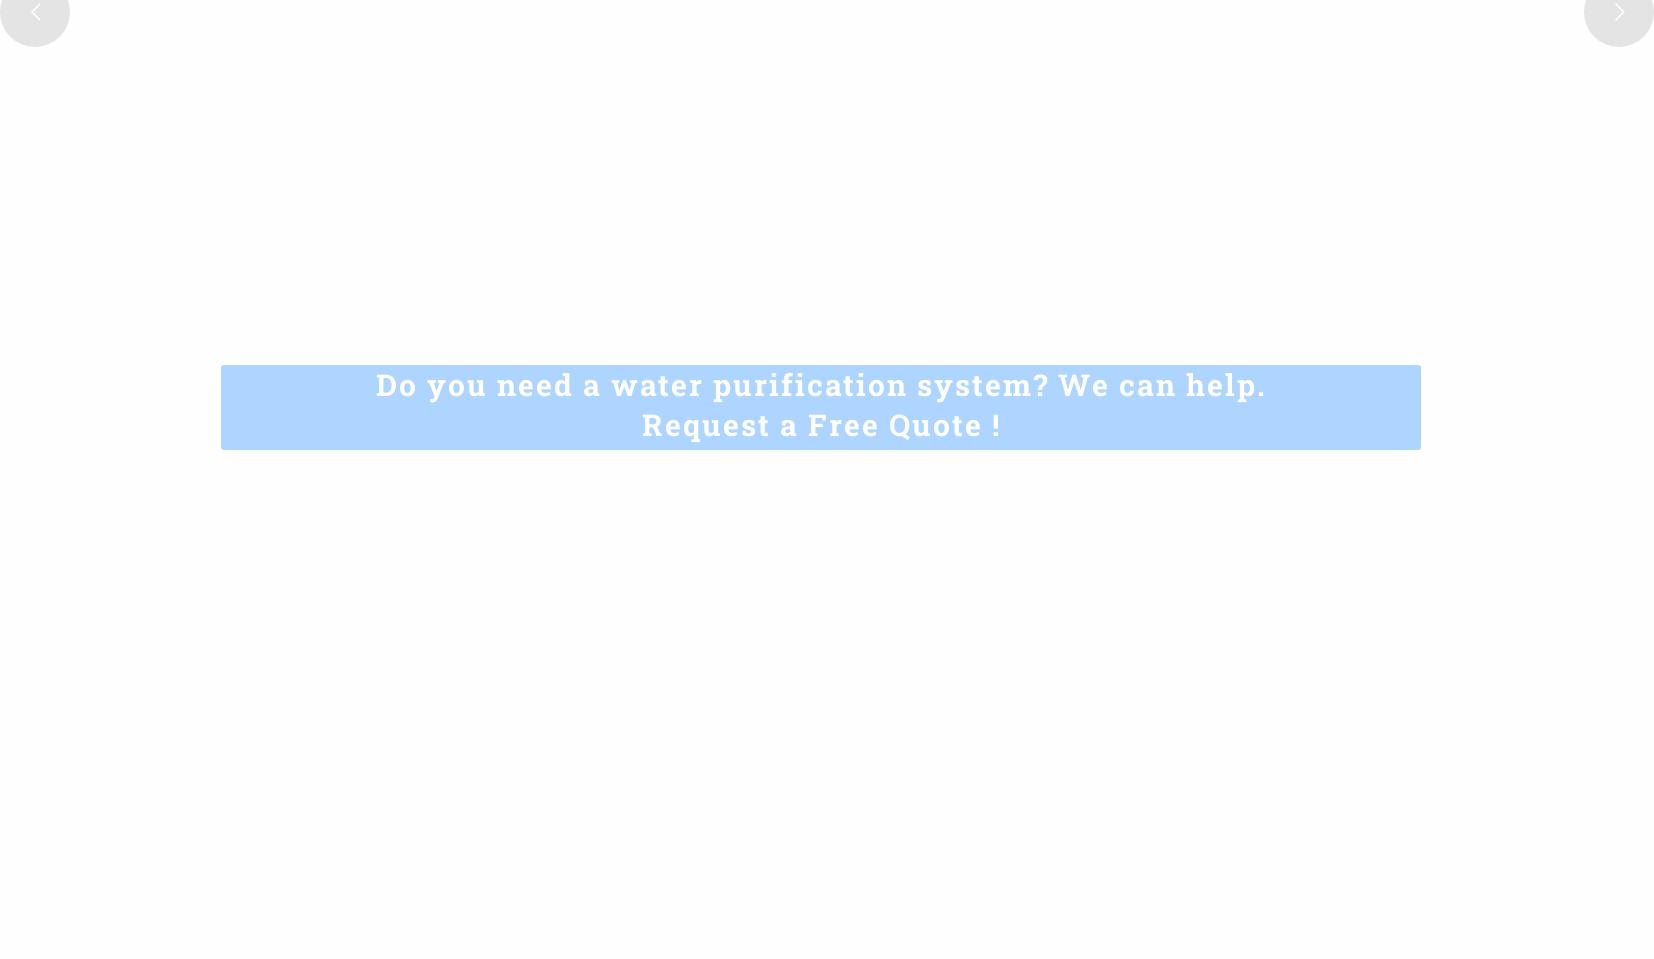 The width and height of the screenshot is (1654, 959). What do you see at coordinates (925, 822) in the screenshot?
I see `'Payment – Shipping'` at bounding box center [925, 822].